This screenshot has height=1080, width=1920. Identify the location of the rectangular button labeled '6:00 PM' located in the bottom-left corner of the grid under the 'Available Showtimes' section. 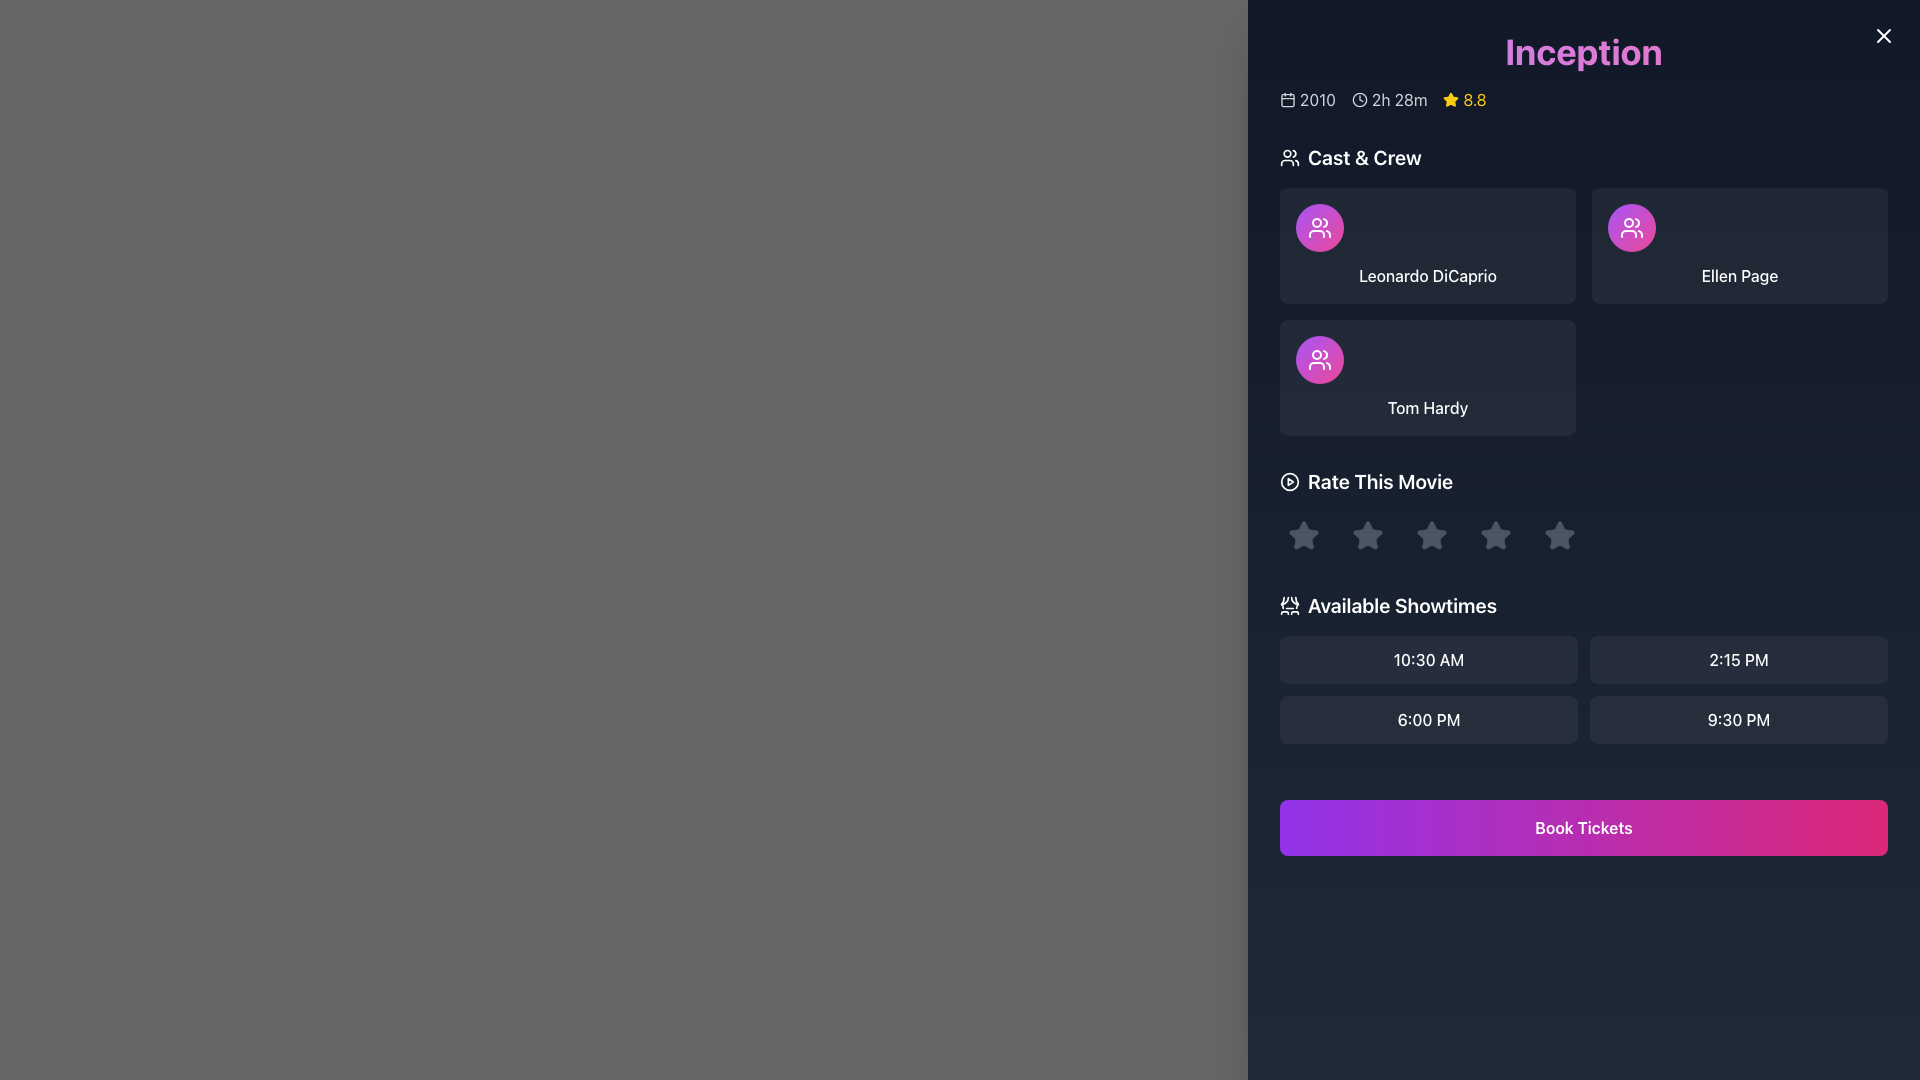
(1428, 720).